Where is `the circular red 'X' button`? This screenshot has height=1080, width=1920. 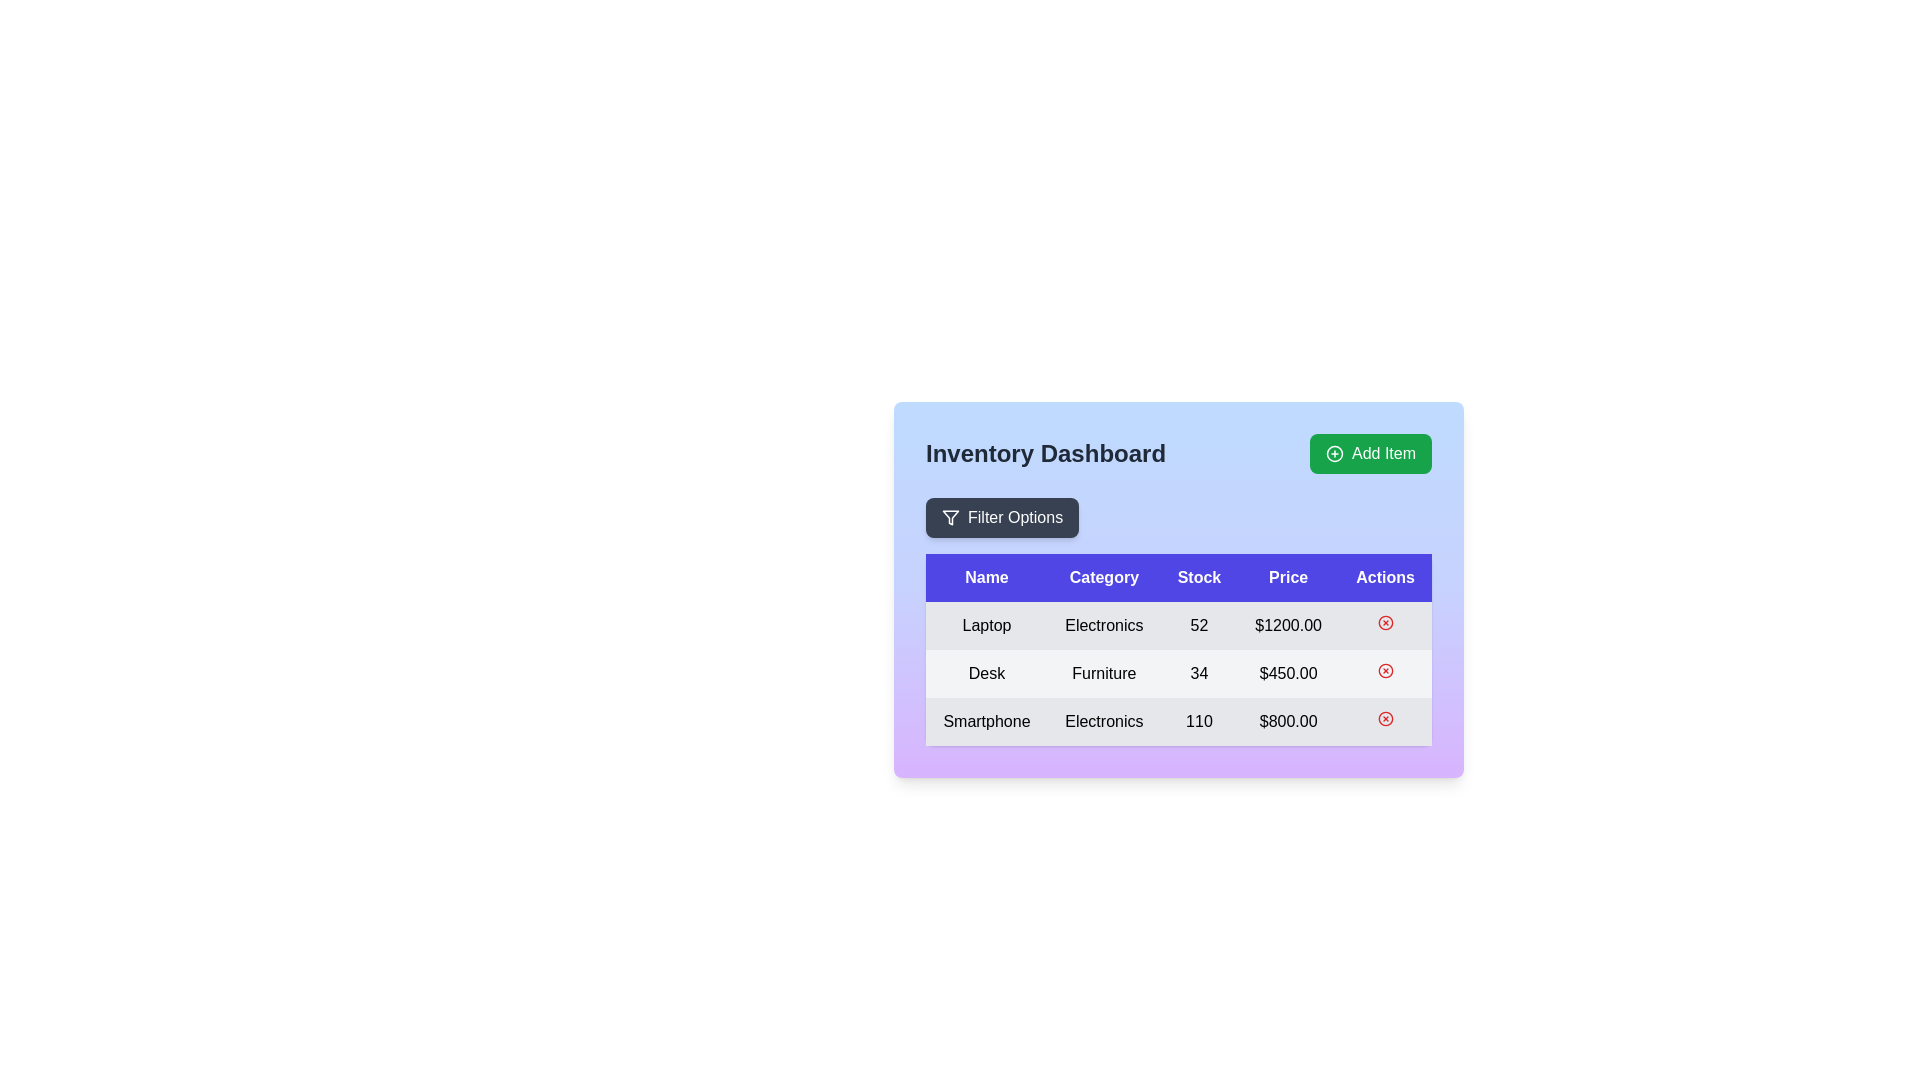 the circular red 'X' button is located at coordinates (1384, 622).